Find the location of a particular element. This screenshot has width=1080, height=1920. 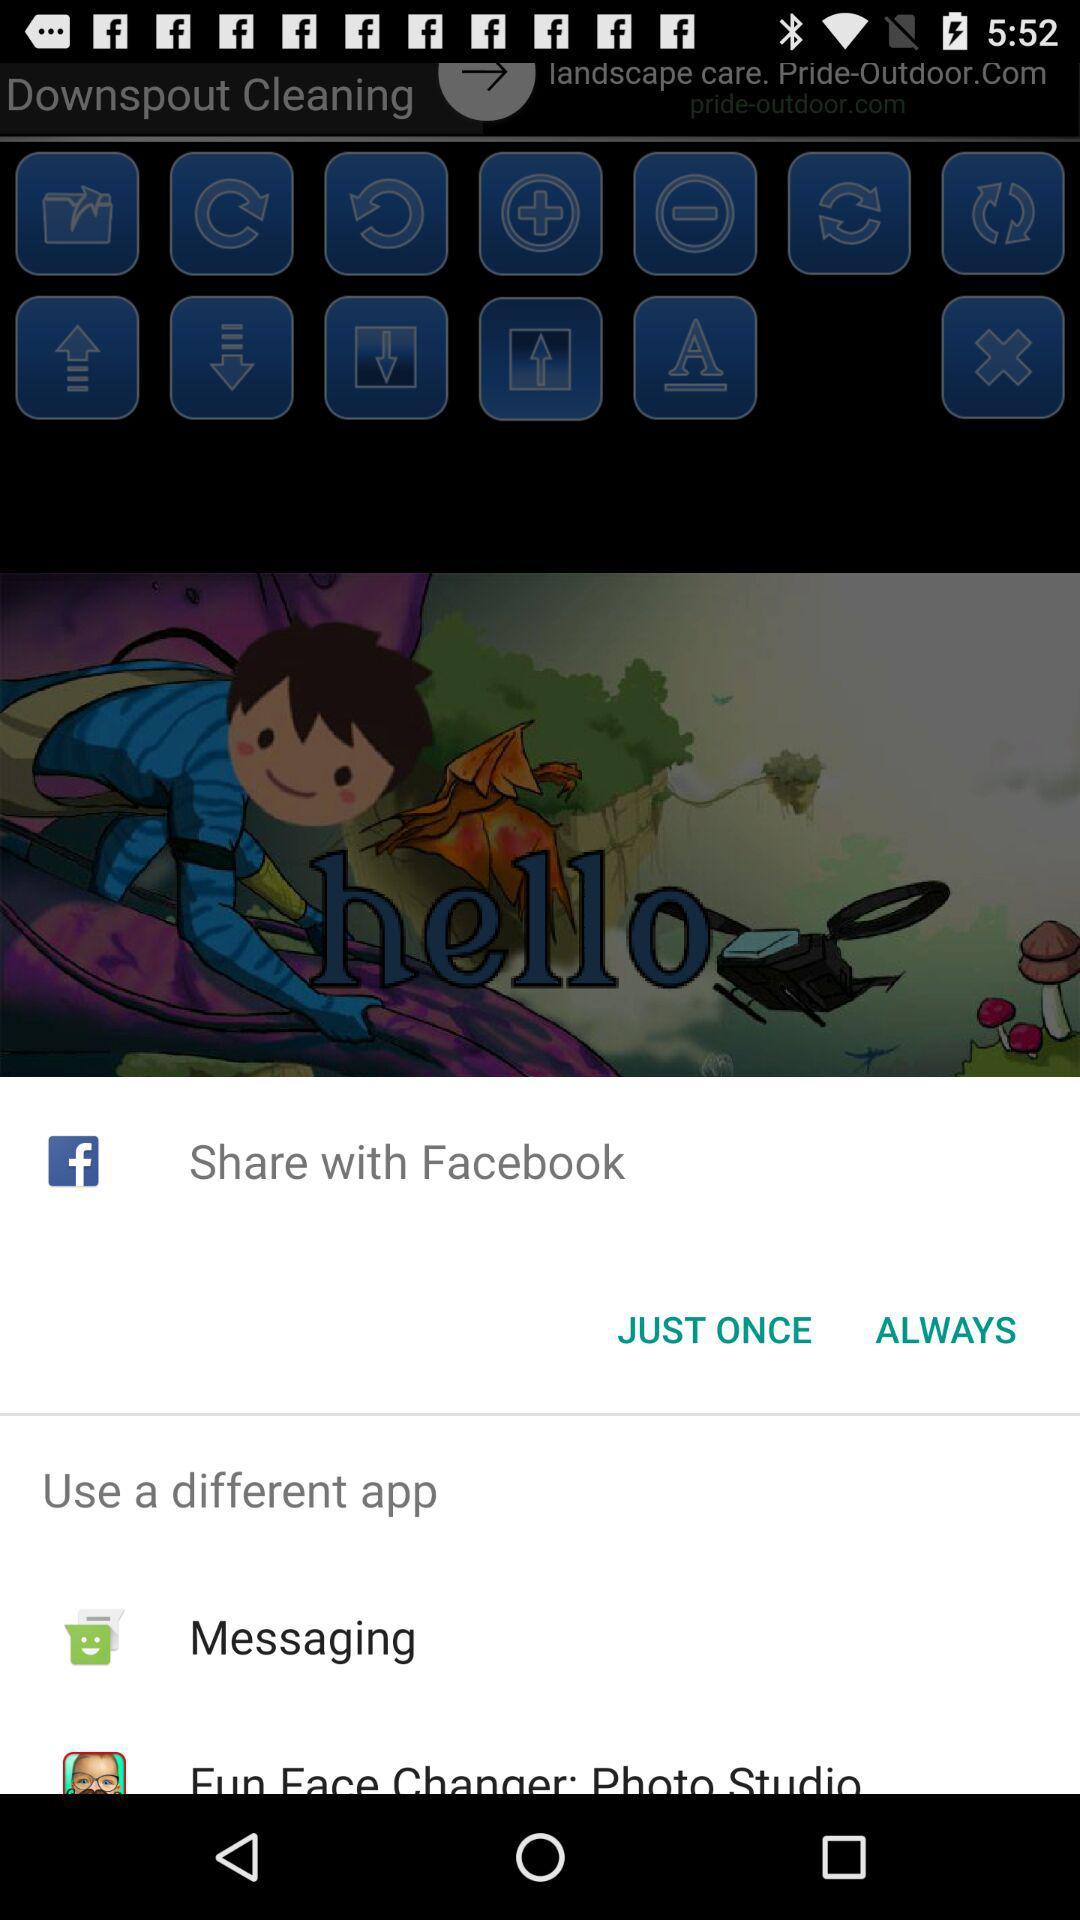

the icon next to the always button is located at coordinates (713, 1329).